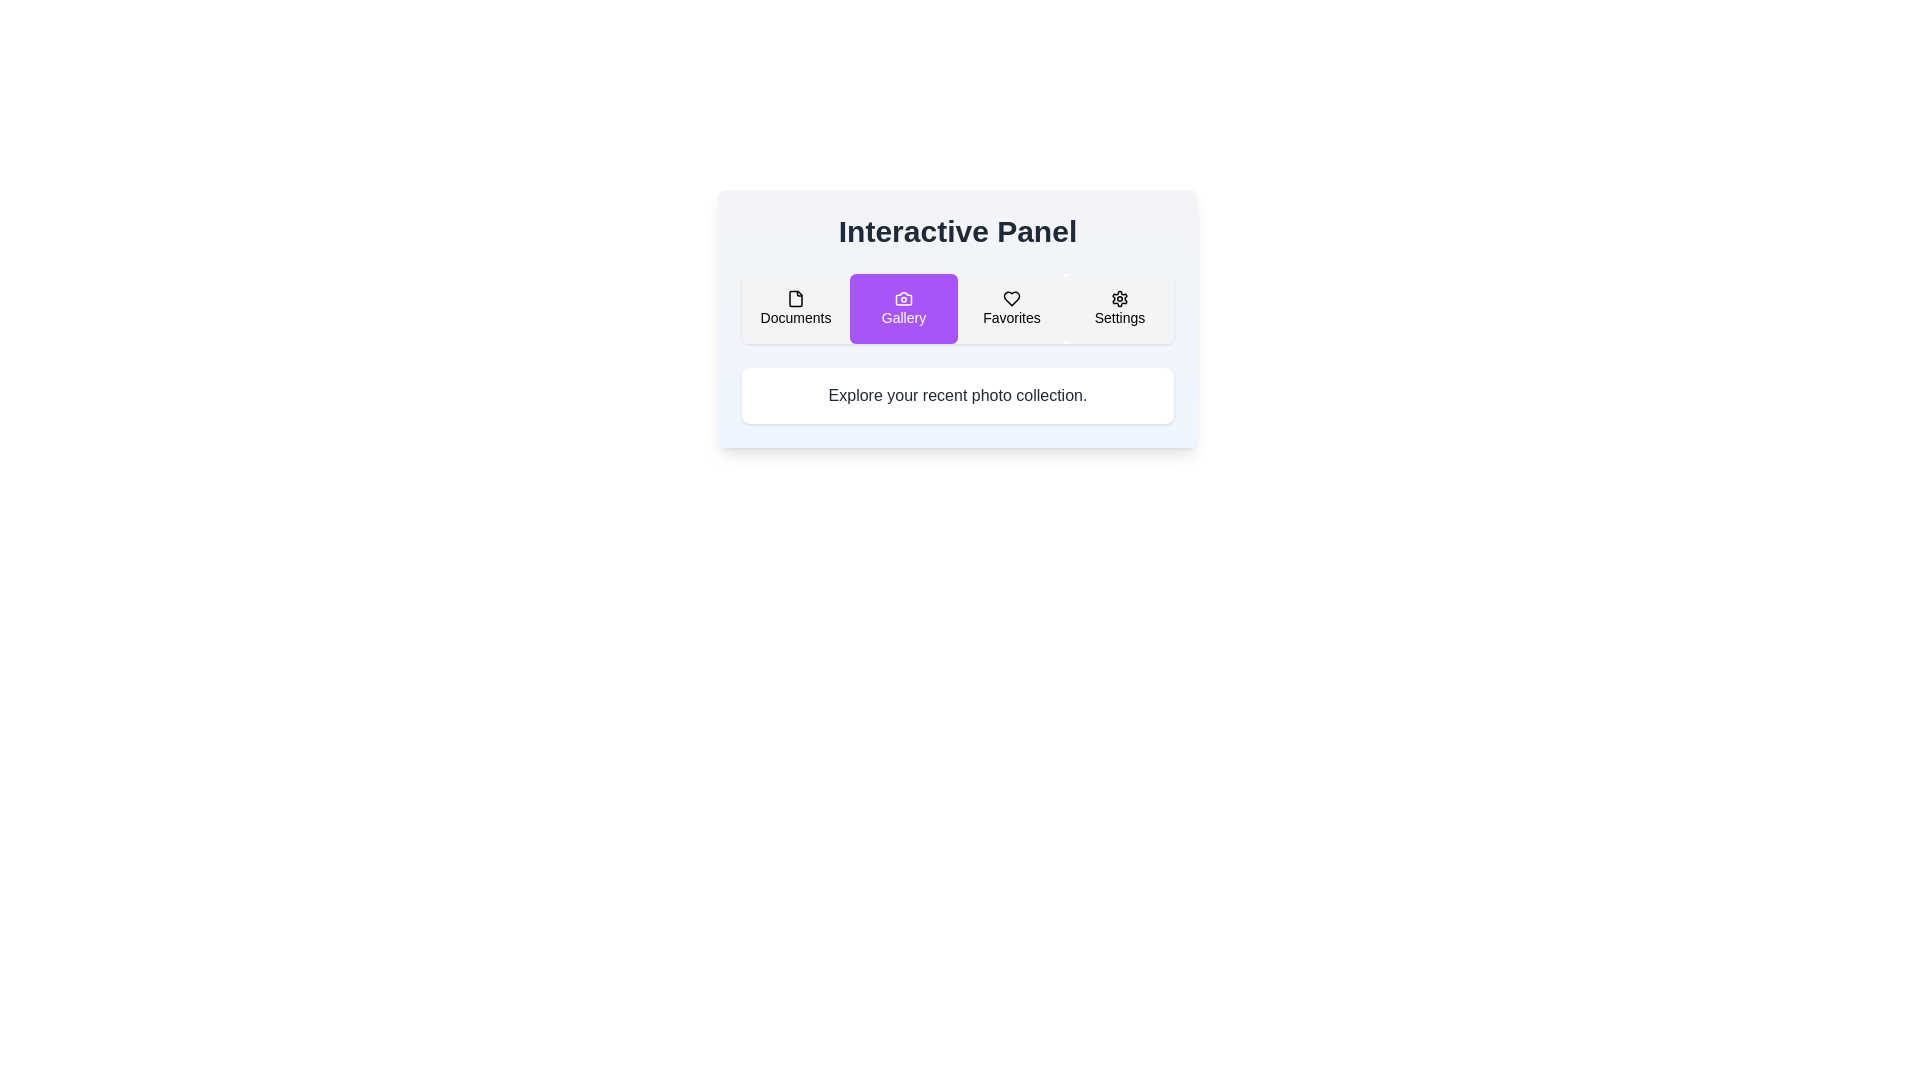 The image size is (1920, 1080). What do you see at coordinates (902, 308) in the screenshot?
I see `the purple rectangular button labeled 'Gallery' with a camera icon` at bounding box center [902, 308].